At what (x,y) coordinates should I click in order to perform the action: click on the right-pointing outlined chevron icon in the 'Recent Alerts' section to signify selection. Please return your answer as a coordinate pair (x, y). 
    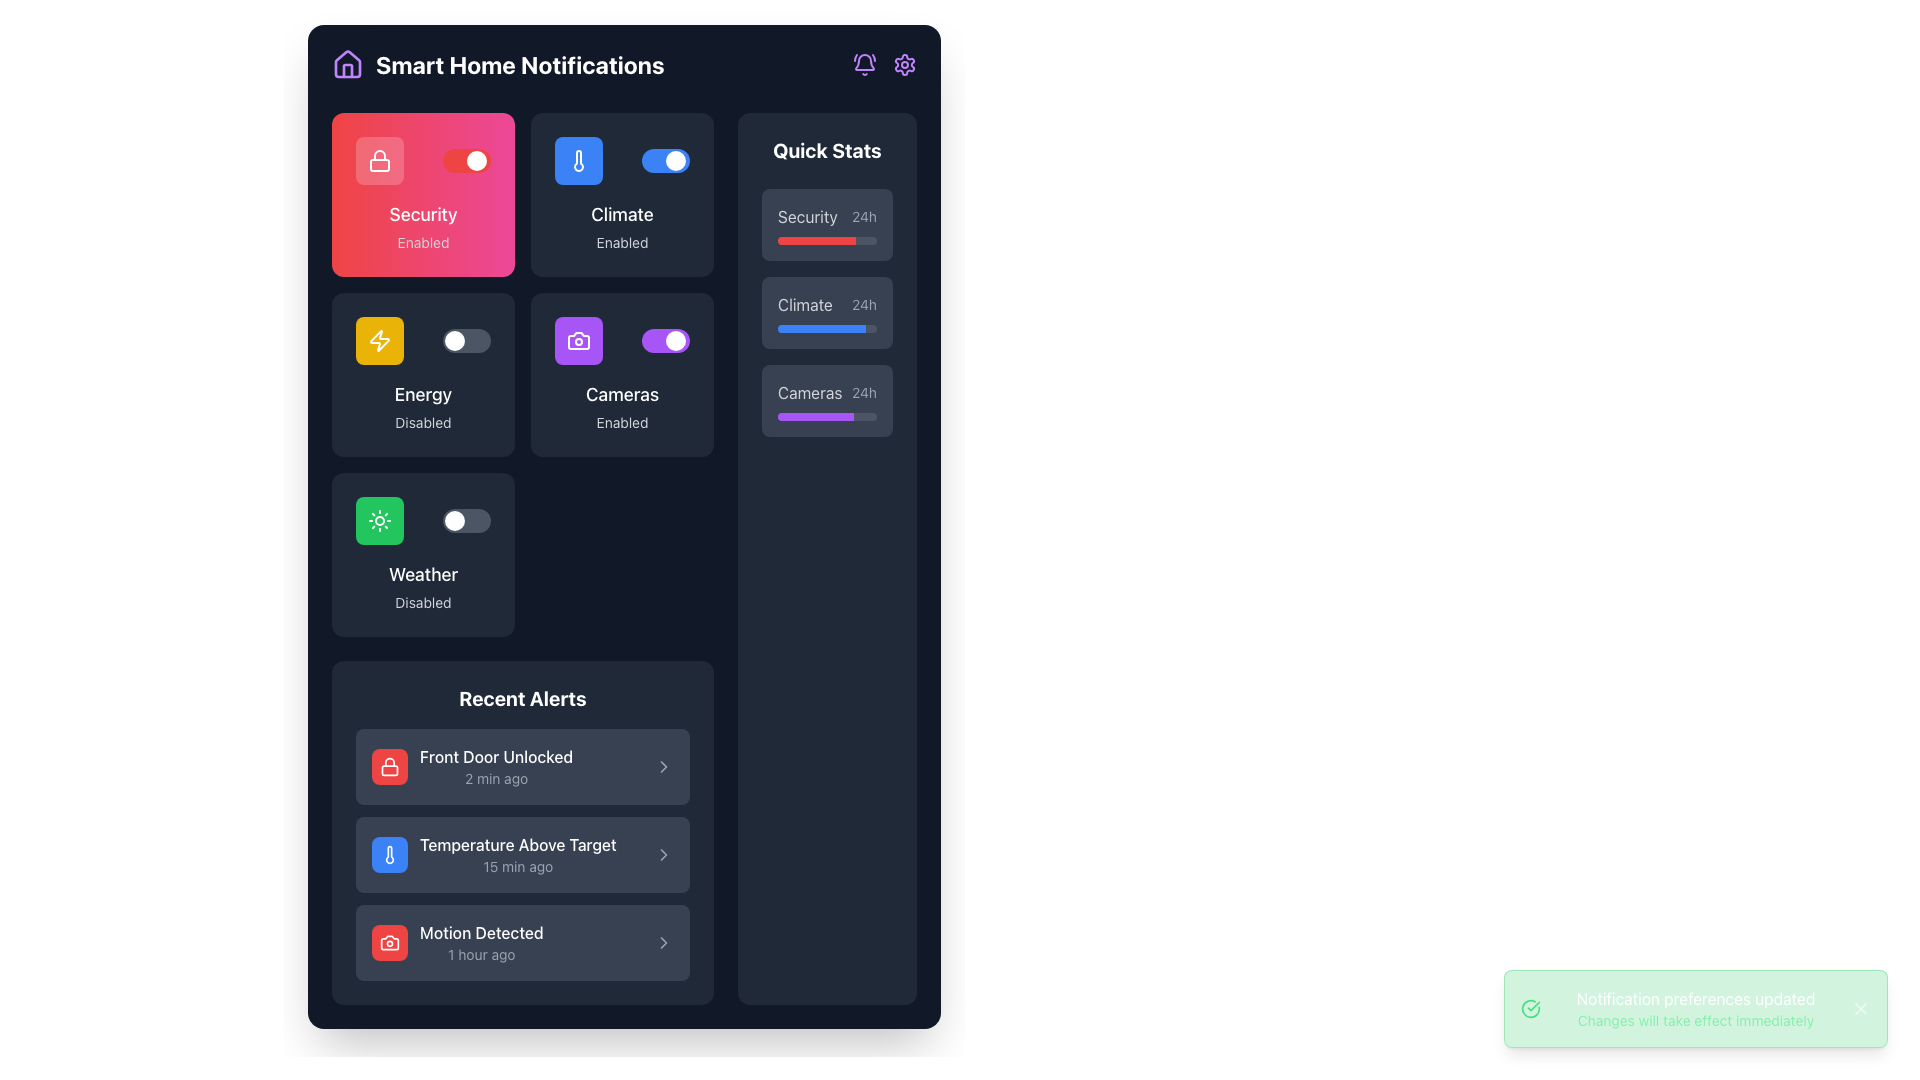
    Looking at the image, I should click on (663, 766).